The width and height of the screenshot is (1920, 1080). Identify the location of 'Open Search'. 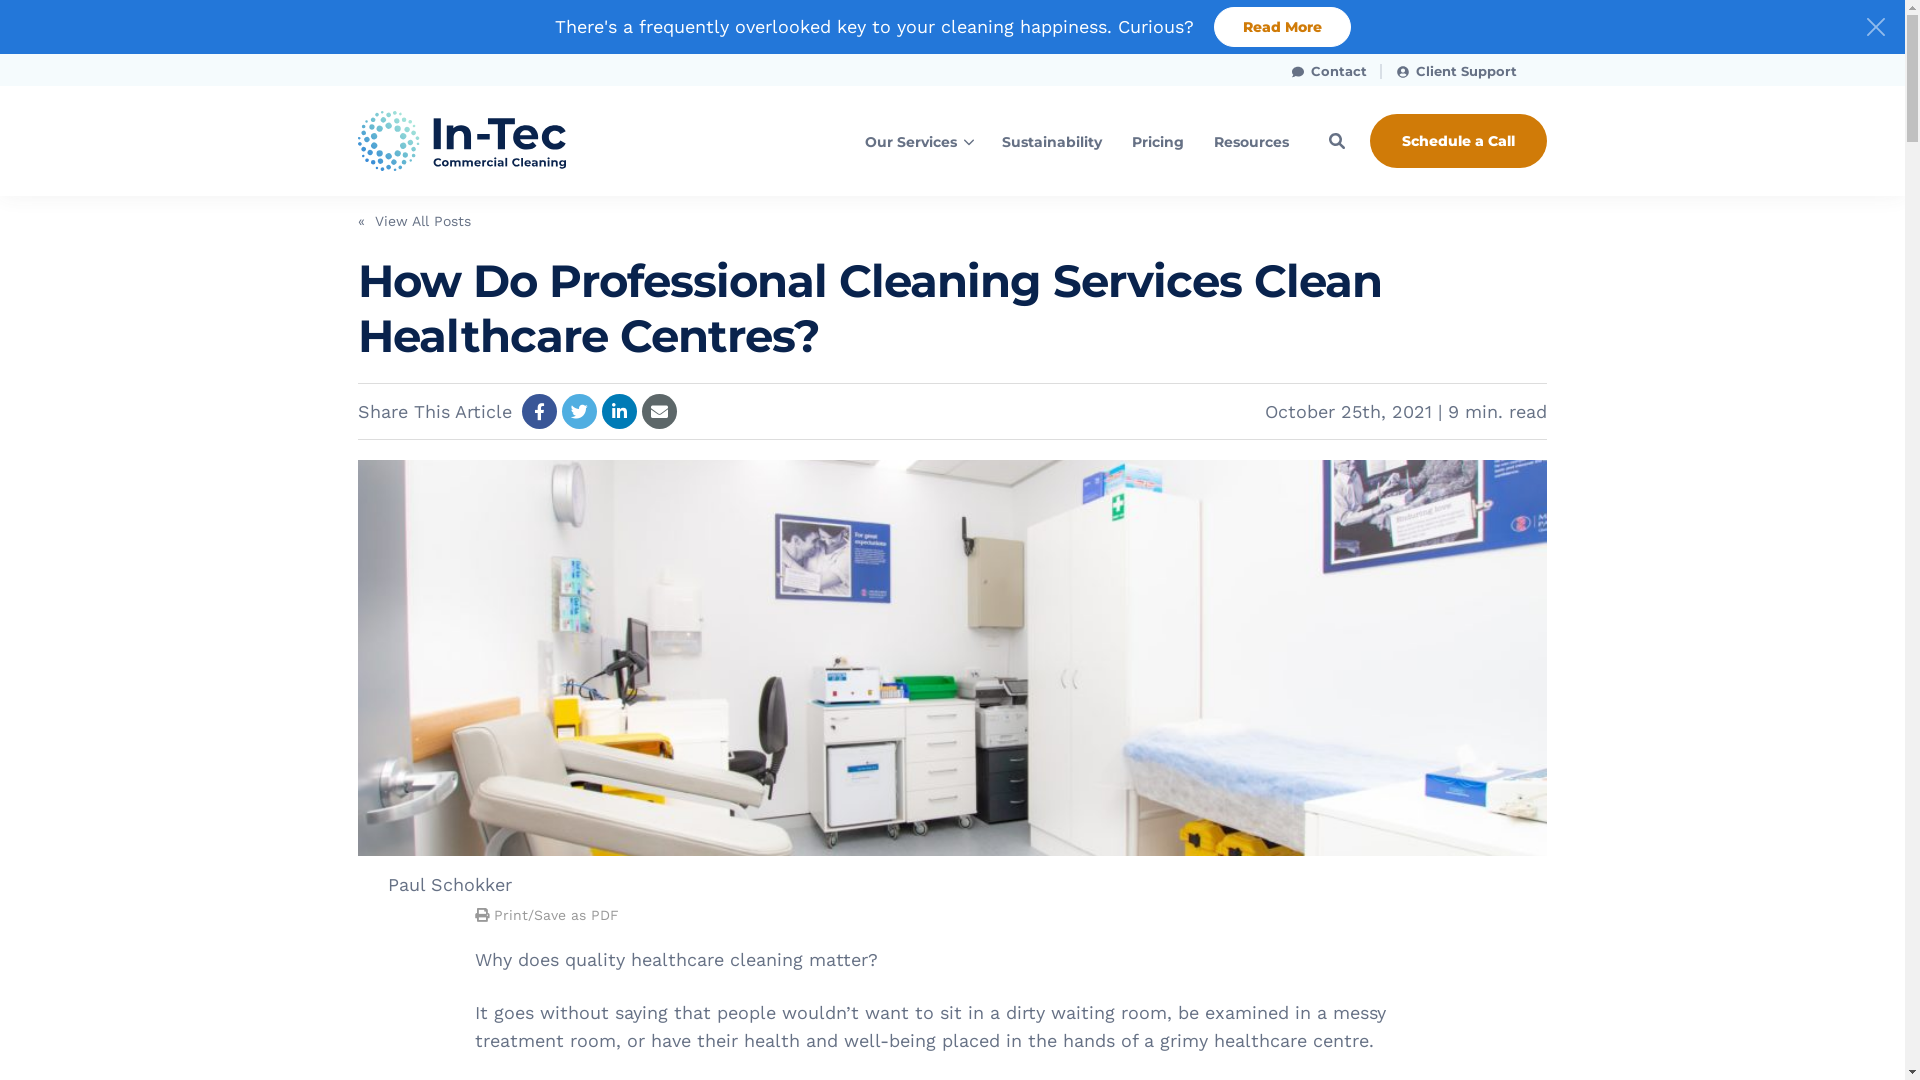
(1337, 140).